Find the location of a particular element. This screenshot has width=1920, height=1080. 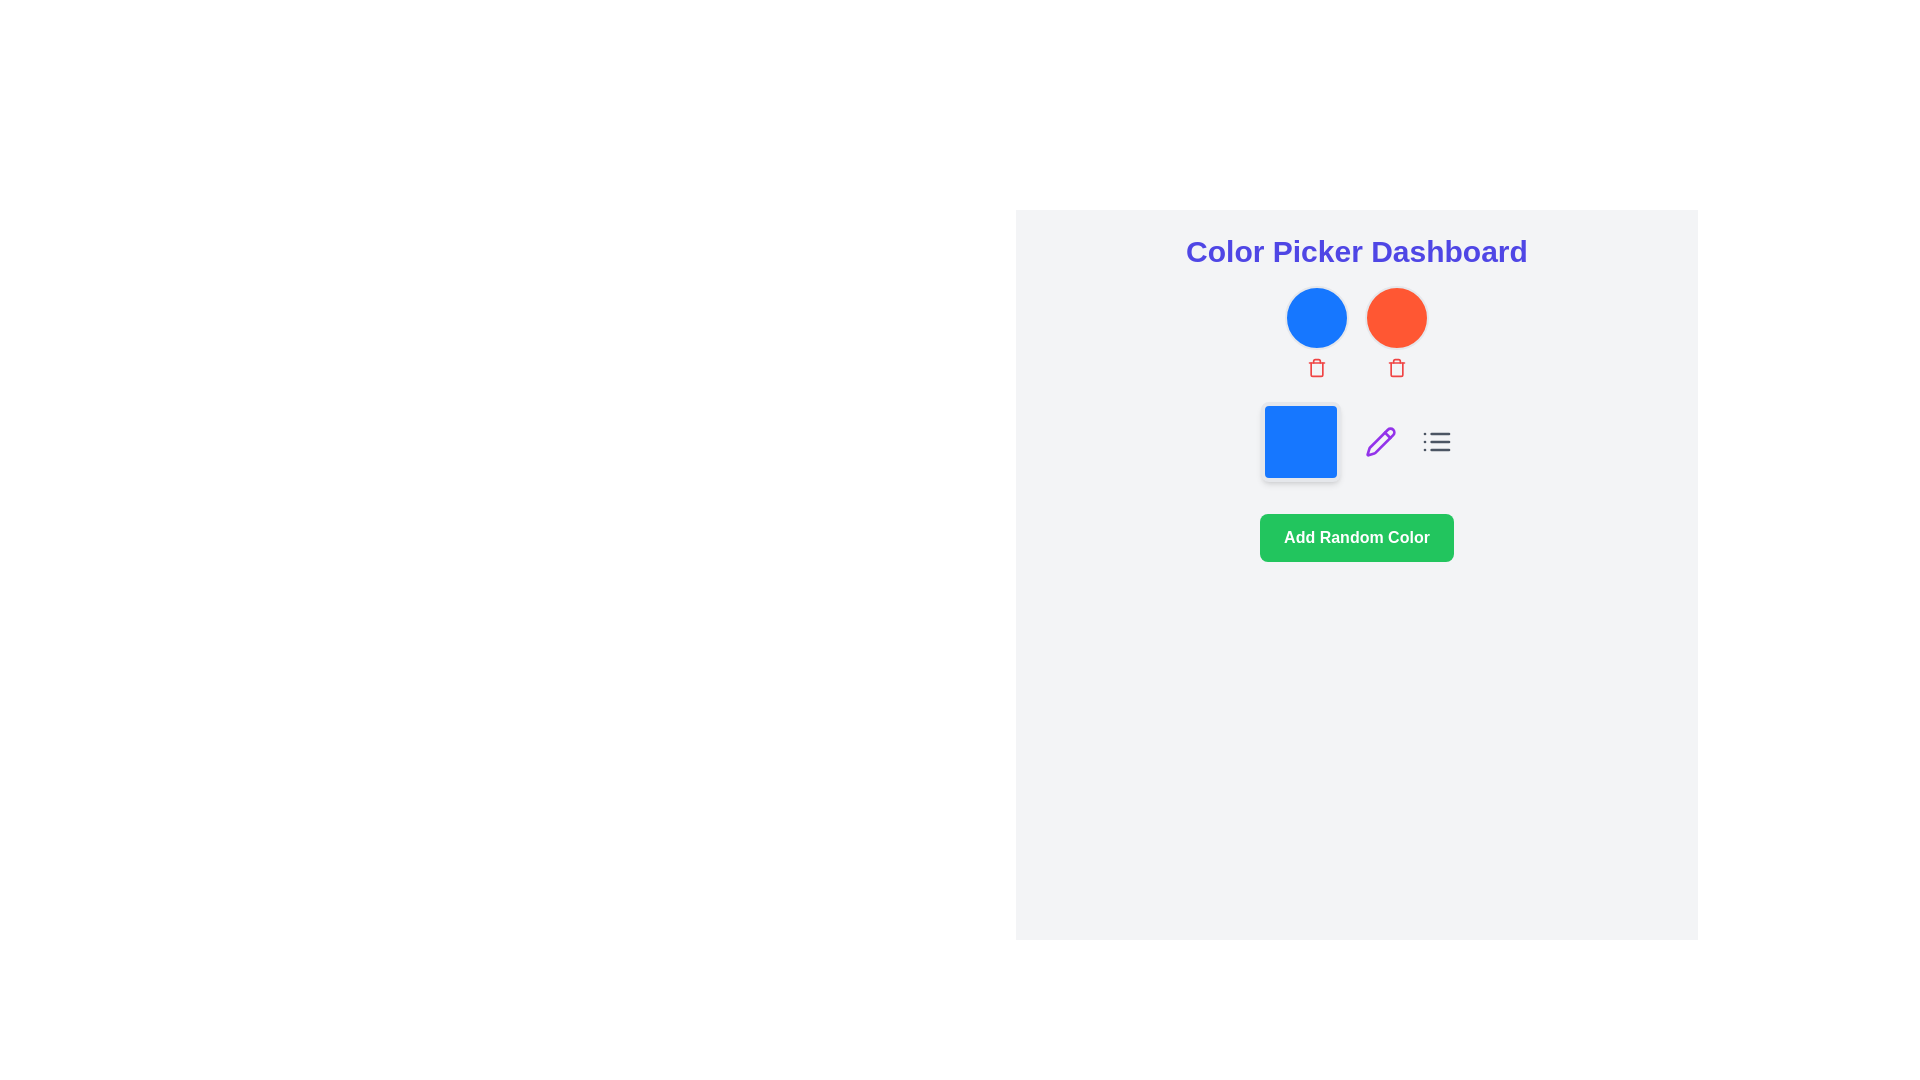

the grouped items consisting of a blue square, a purple pen icon, and a gray list icon, located below the circular color icons and above the 'Add Random Color' button is located at coordinates (1357, 441).